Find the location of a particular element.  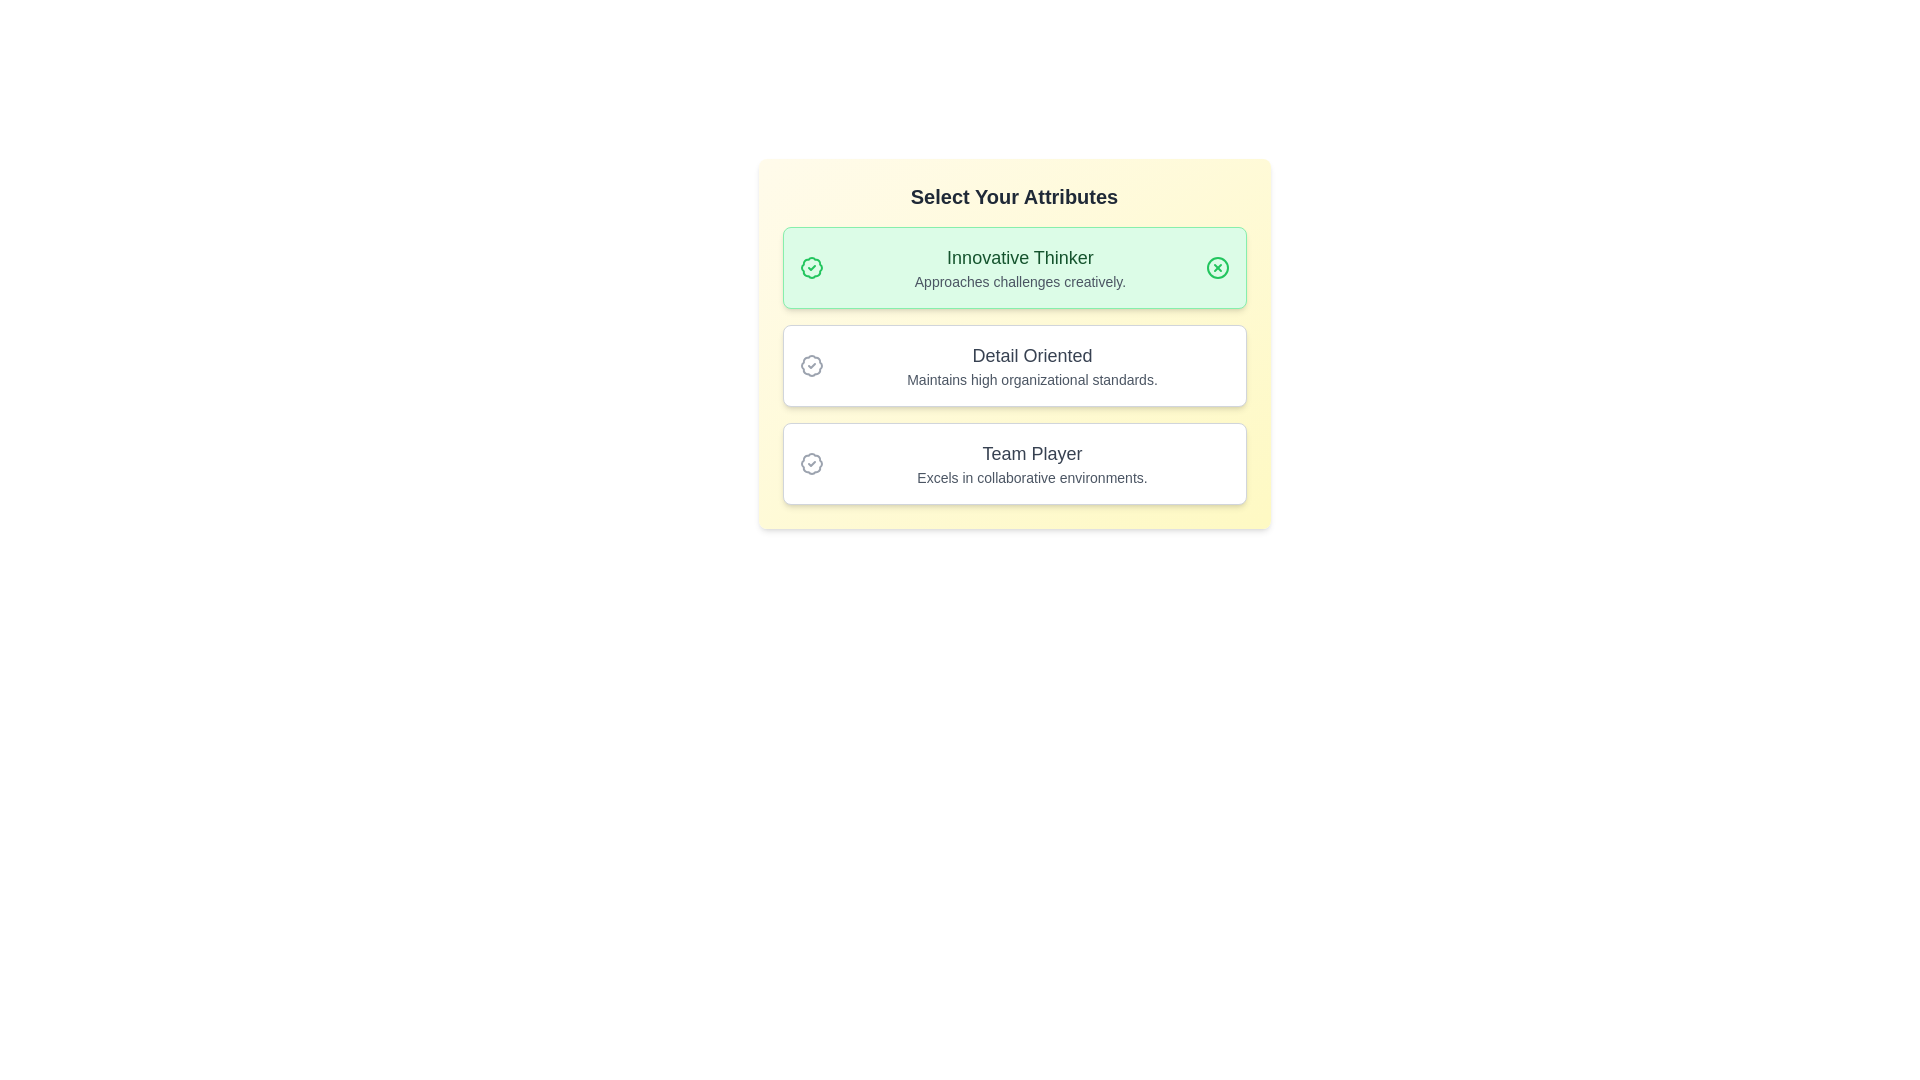

the badge Team Player is located at coordinates (1014, 463).